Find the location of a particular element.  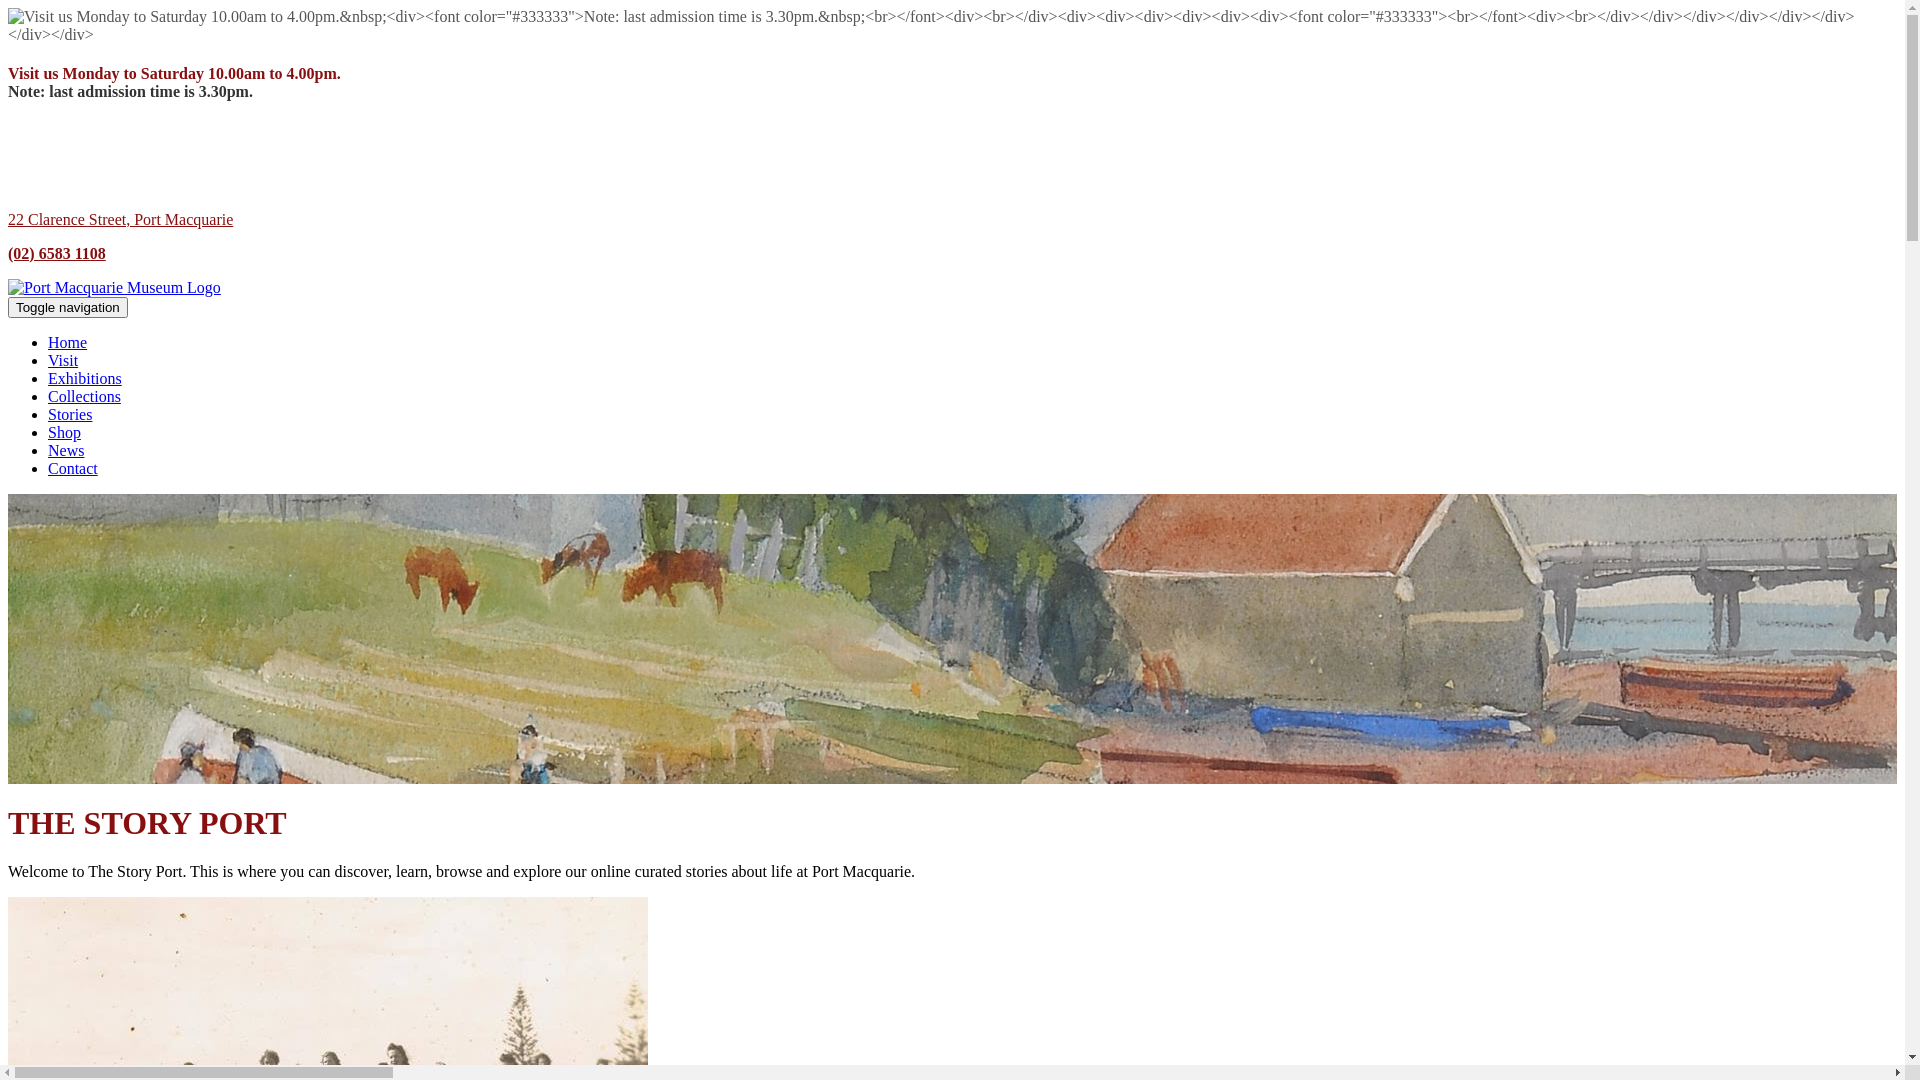

'Shop' is located at coordinates (64, 431).